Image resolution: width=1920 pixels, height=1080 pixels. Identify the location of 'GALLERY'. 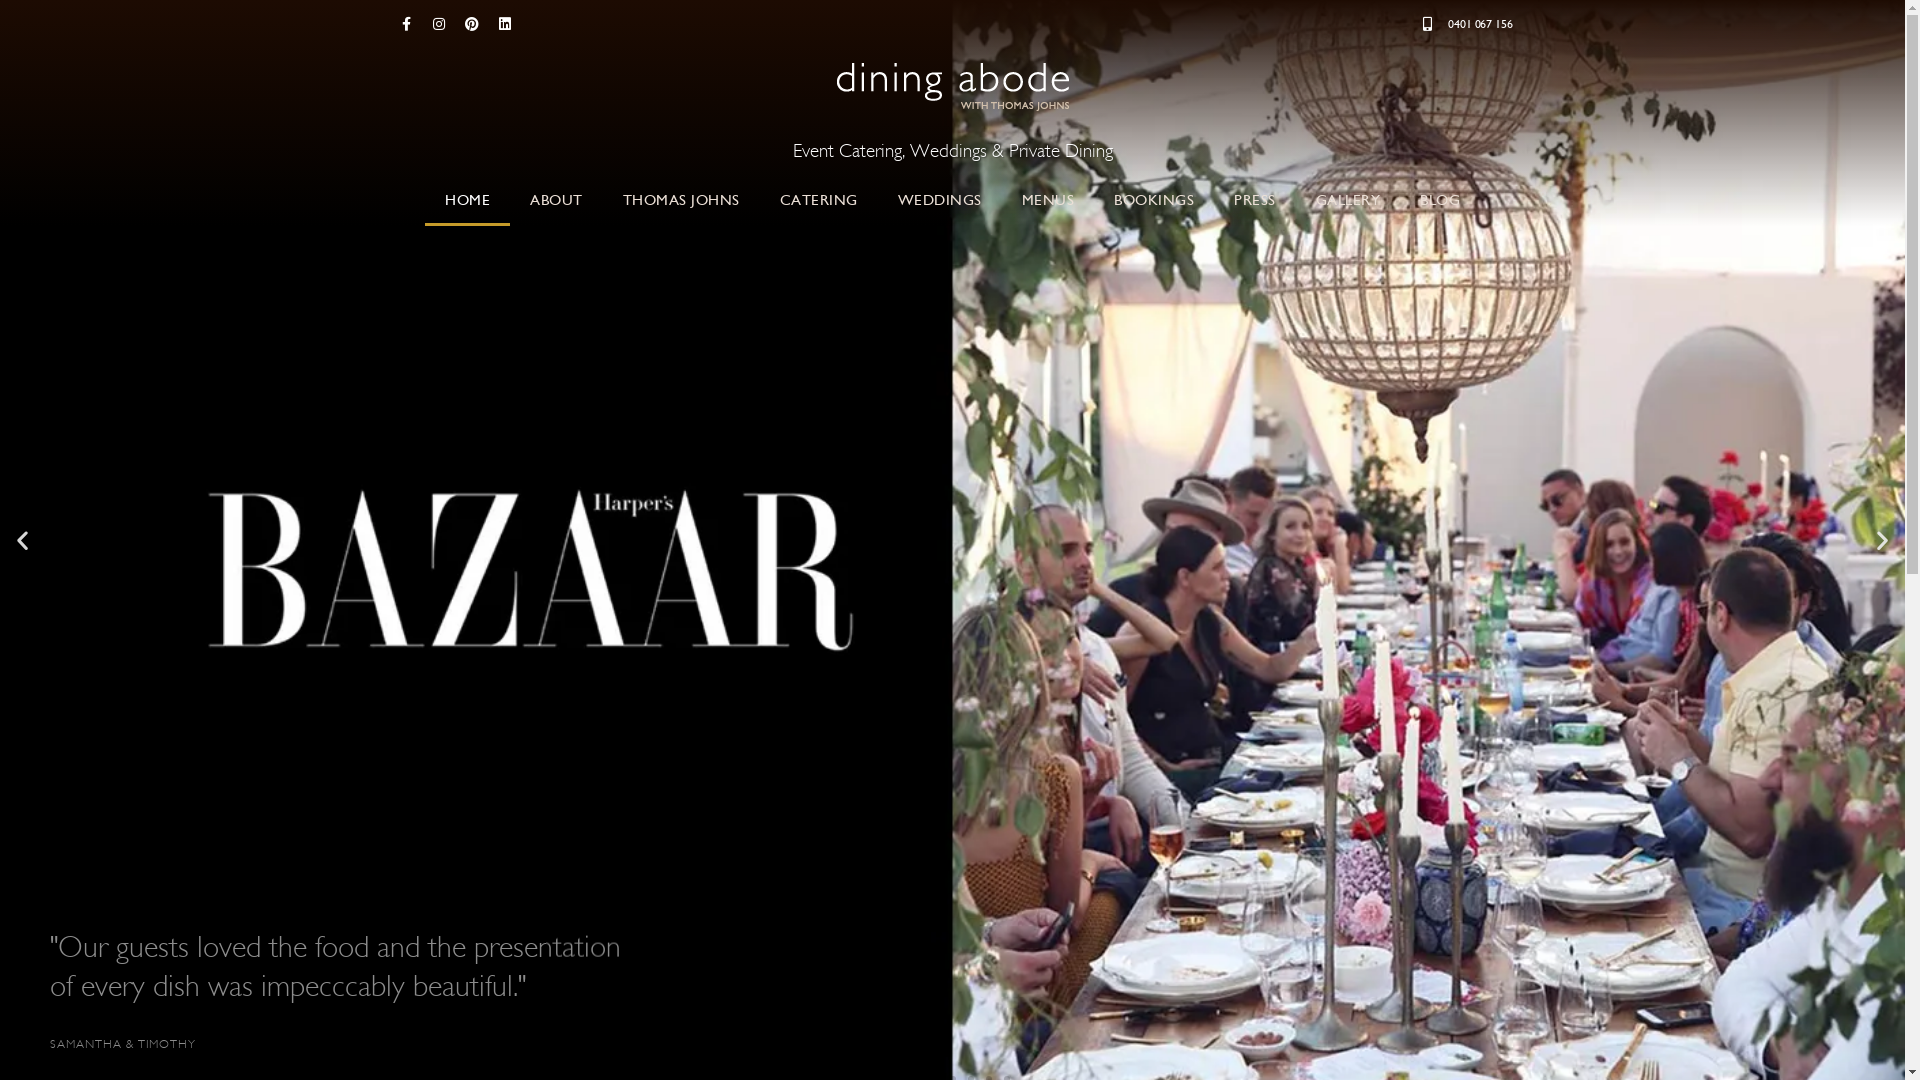
(1348, 200).